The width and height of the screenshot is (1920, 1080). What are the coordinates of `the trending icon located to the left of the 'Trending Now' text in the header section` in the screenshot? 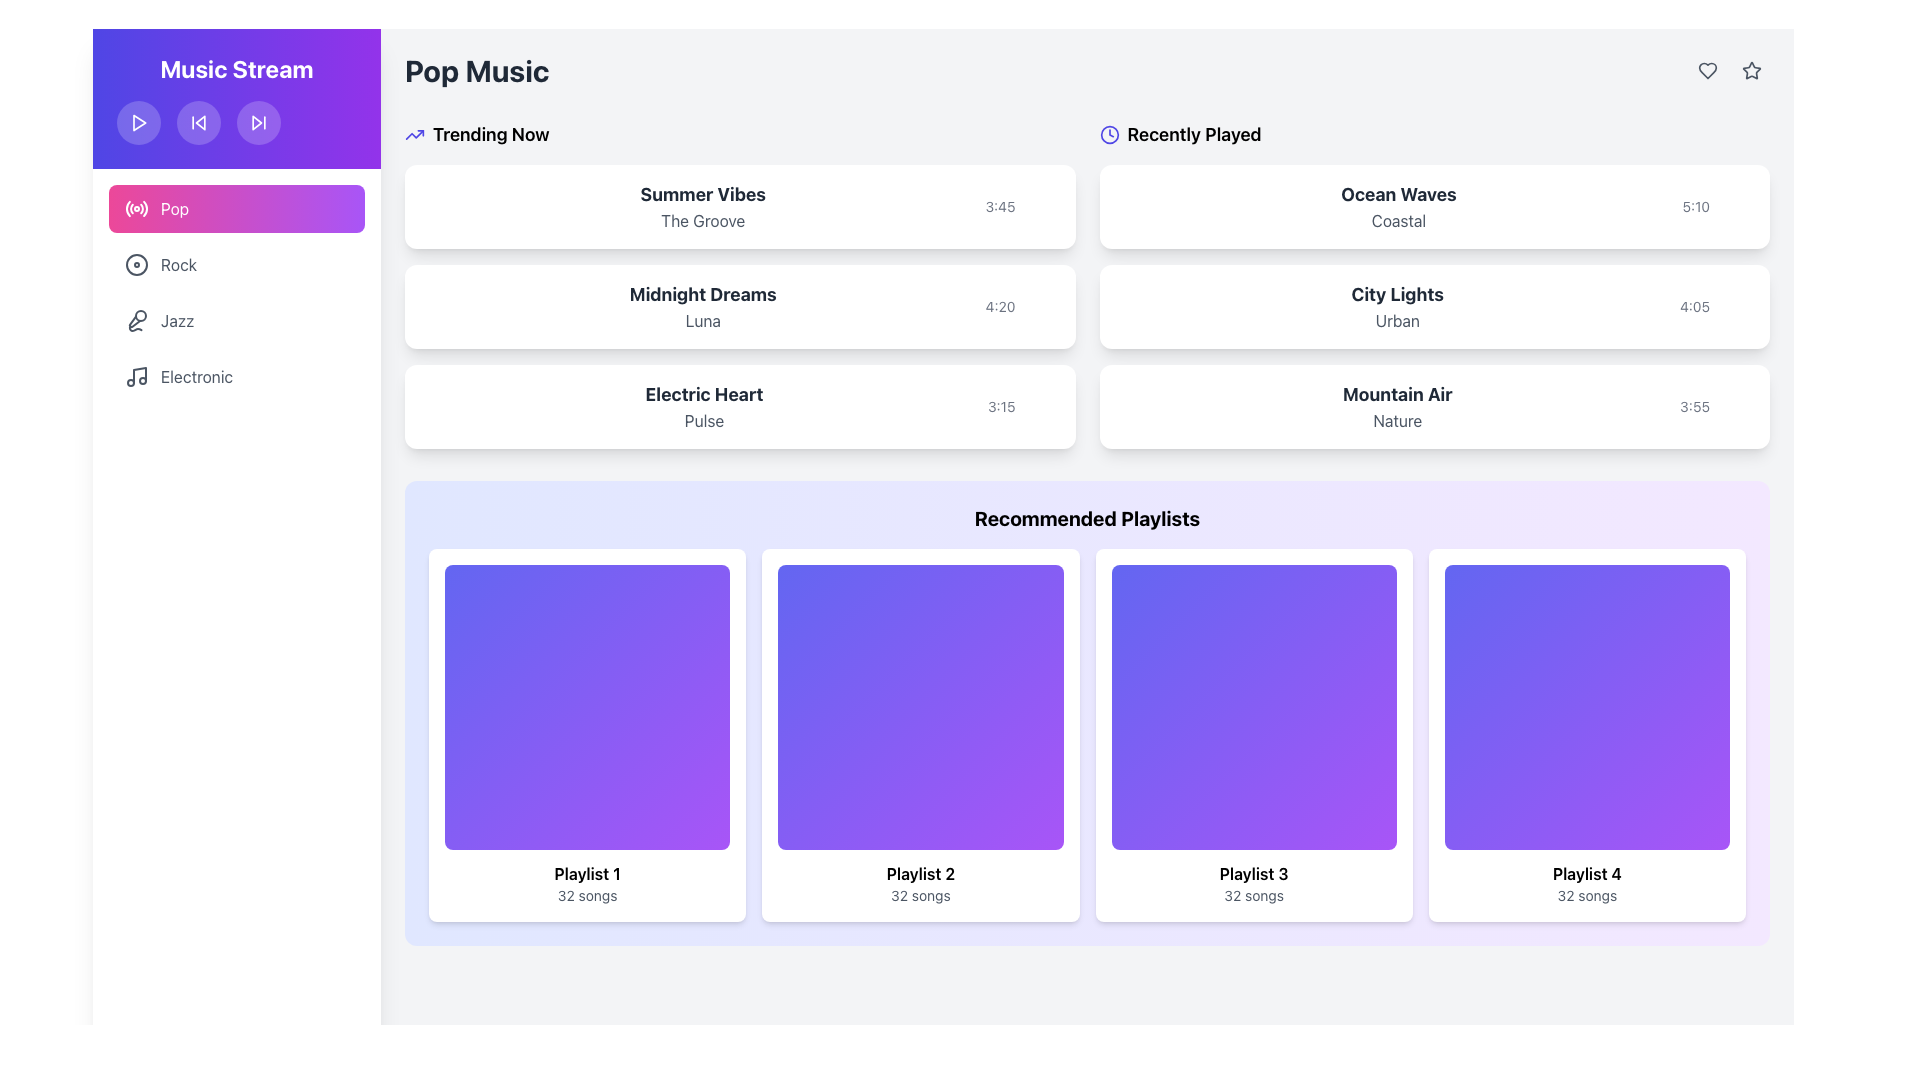 It's located at (413, 135).